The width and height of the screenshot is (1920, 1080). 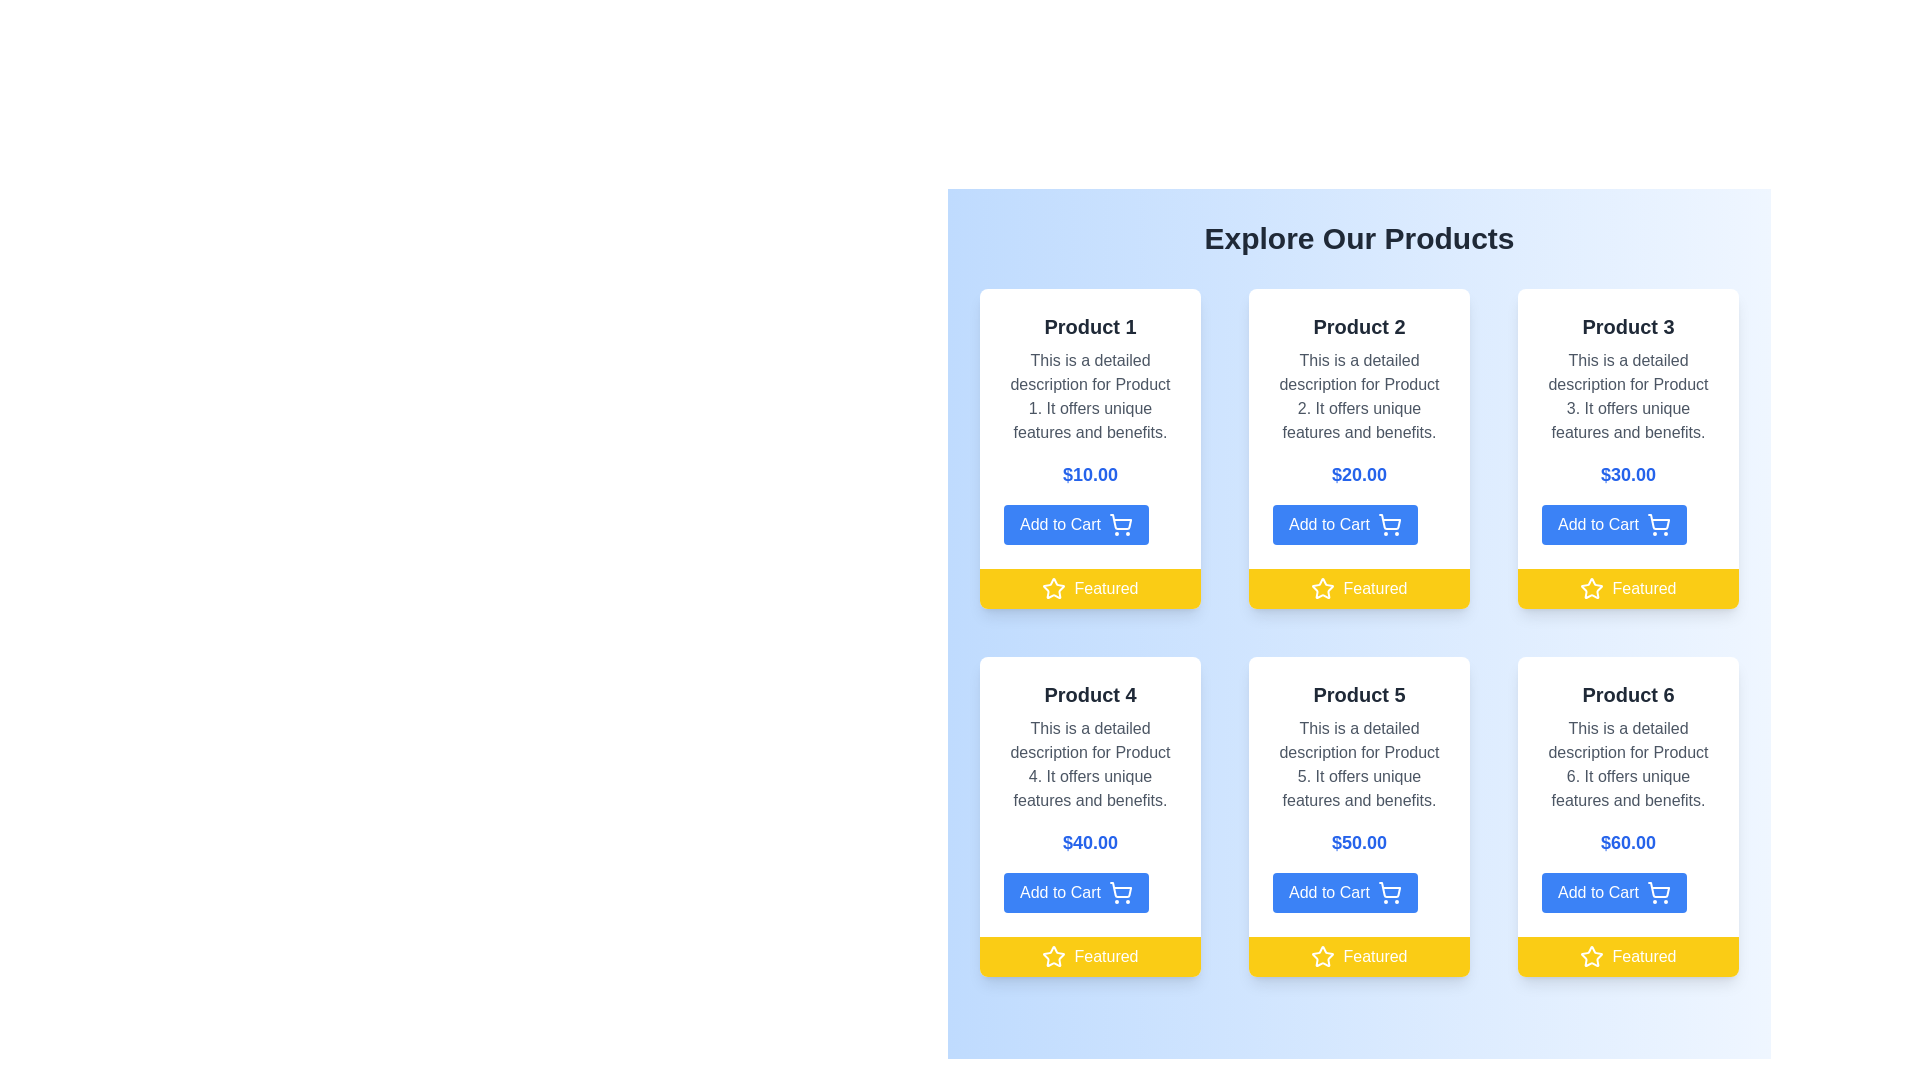 What do you see at coordinates (1053, 955) in the screenshot?
I see `the decorative 'Featured' icon located underneath the 'Product 4' card in the grid layout` at bounding box center [1053, 955].